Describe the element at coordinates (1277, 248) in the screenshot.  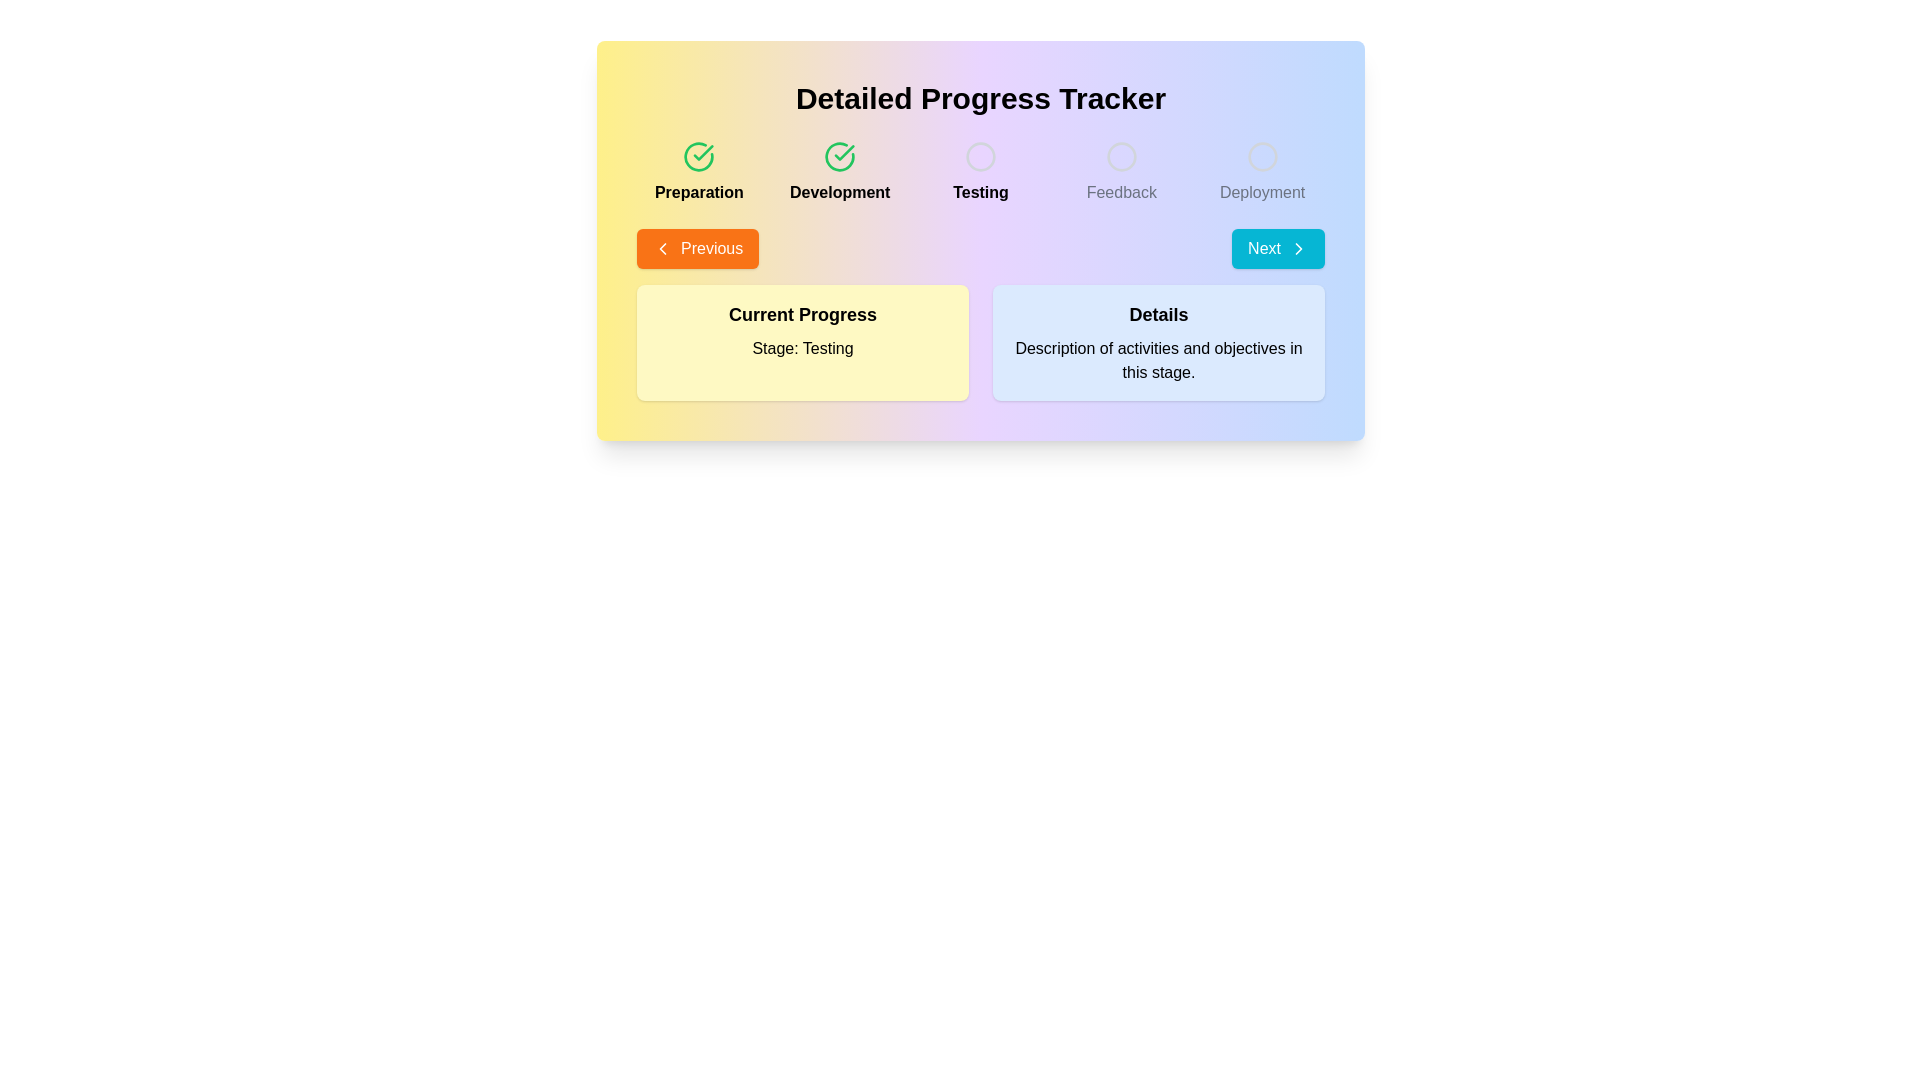
I see `the 'Next' button, which is a rectangular button with rounded corners, light cyan background, and white text that reads 'Next', located at the bottom of the interface` at that location.